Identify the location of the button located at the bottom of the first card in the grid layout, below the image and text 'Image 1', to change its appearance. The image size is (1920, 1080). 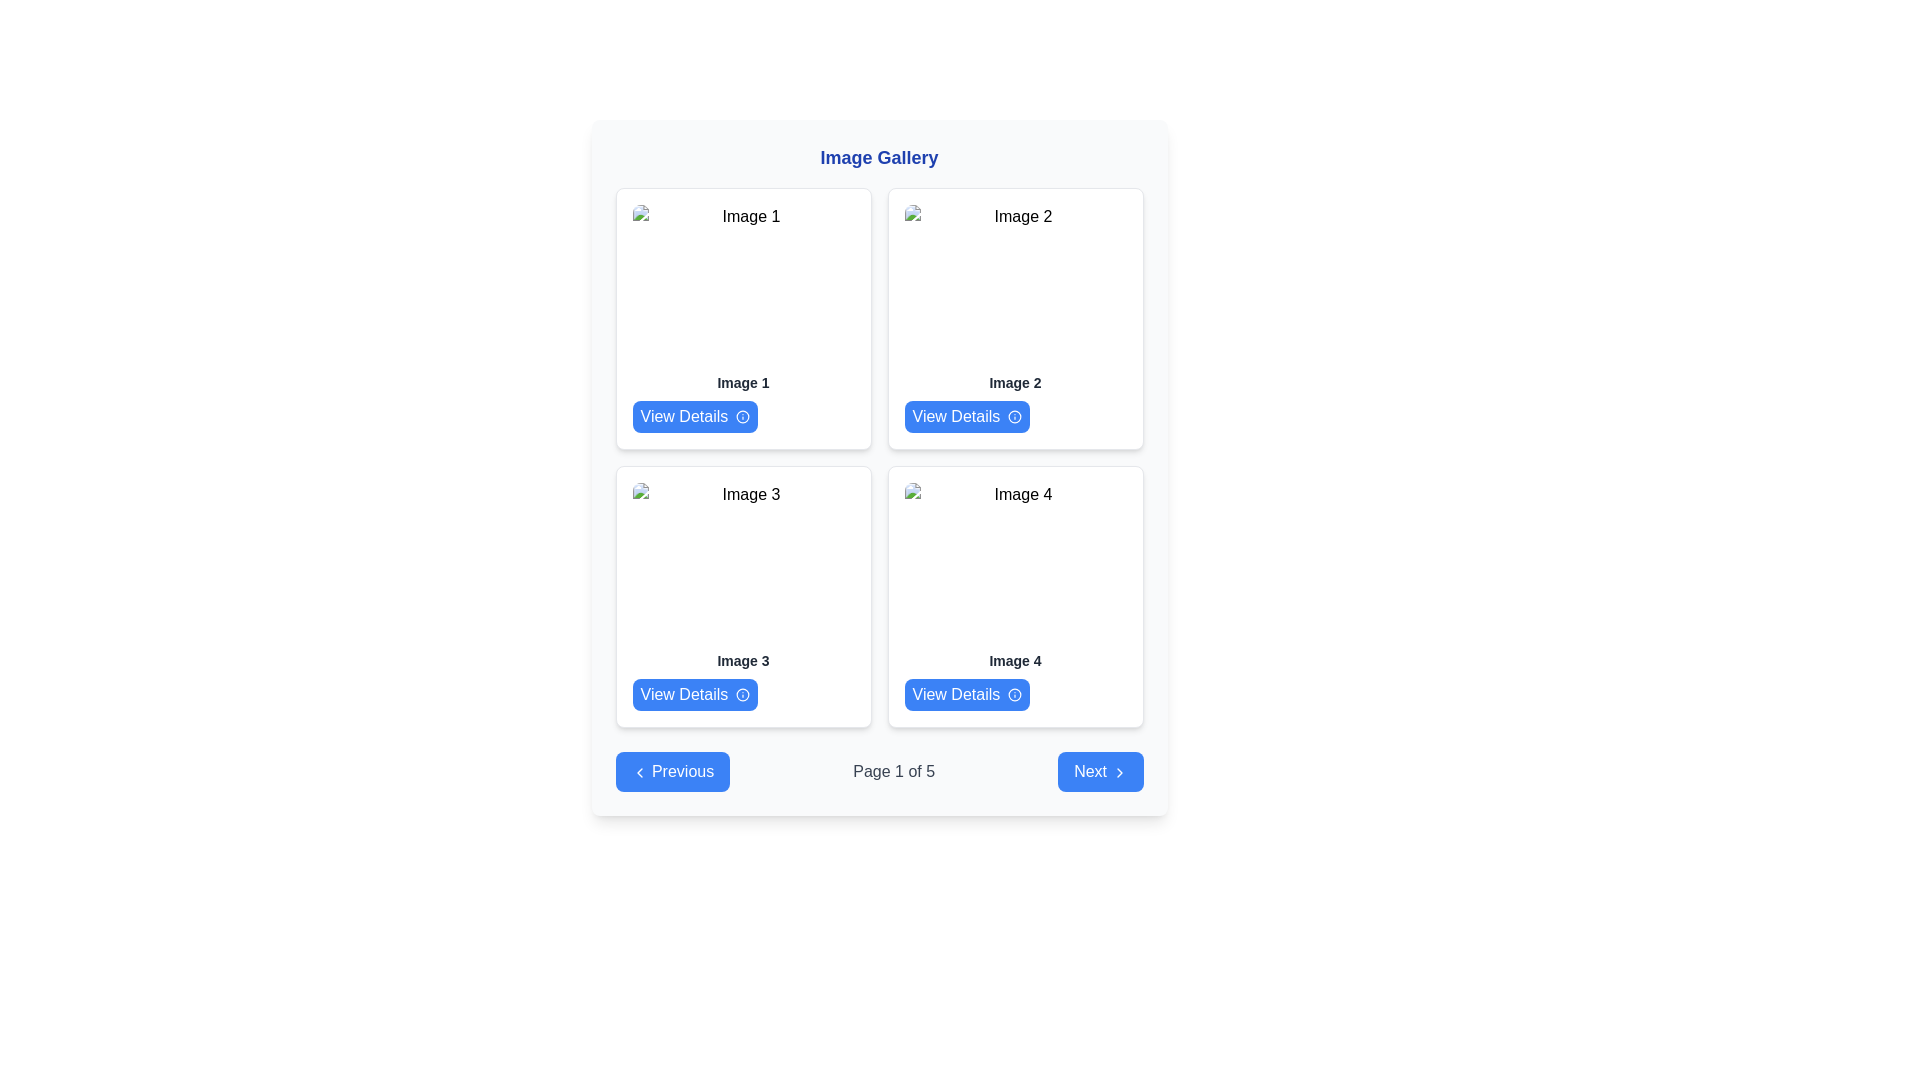
(695, 415).